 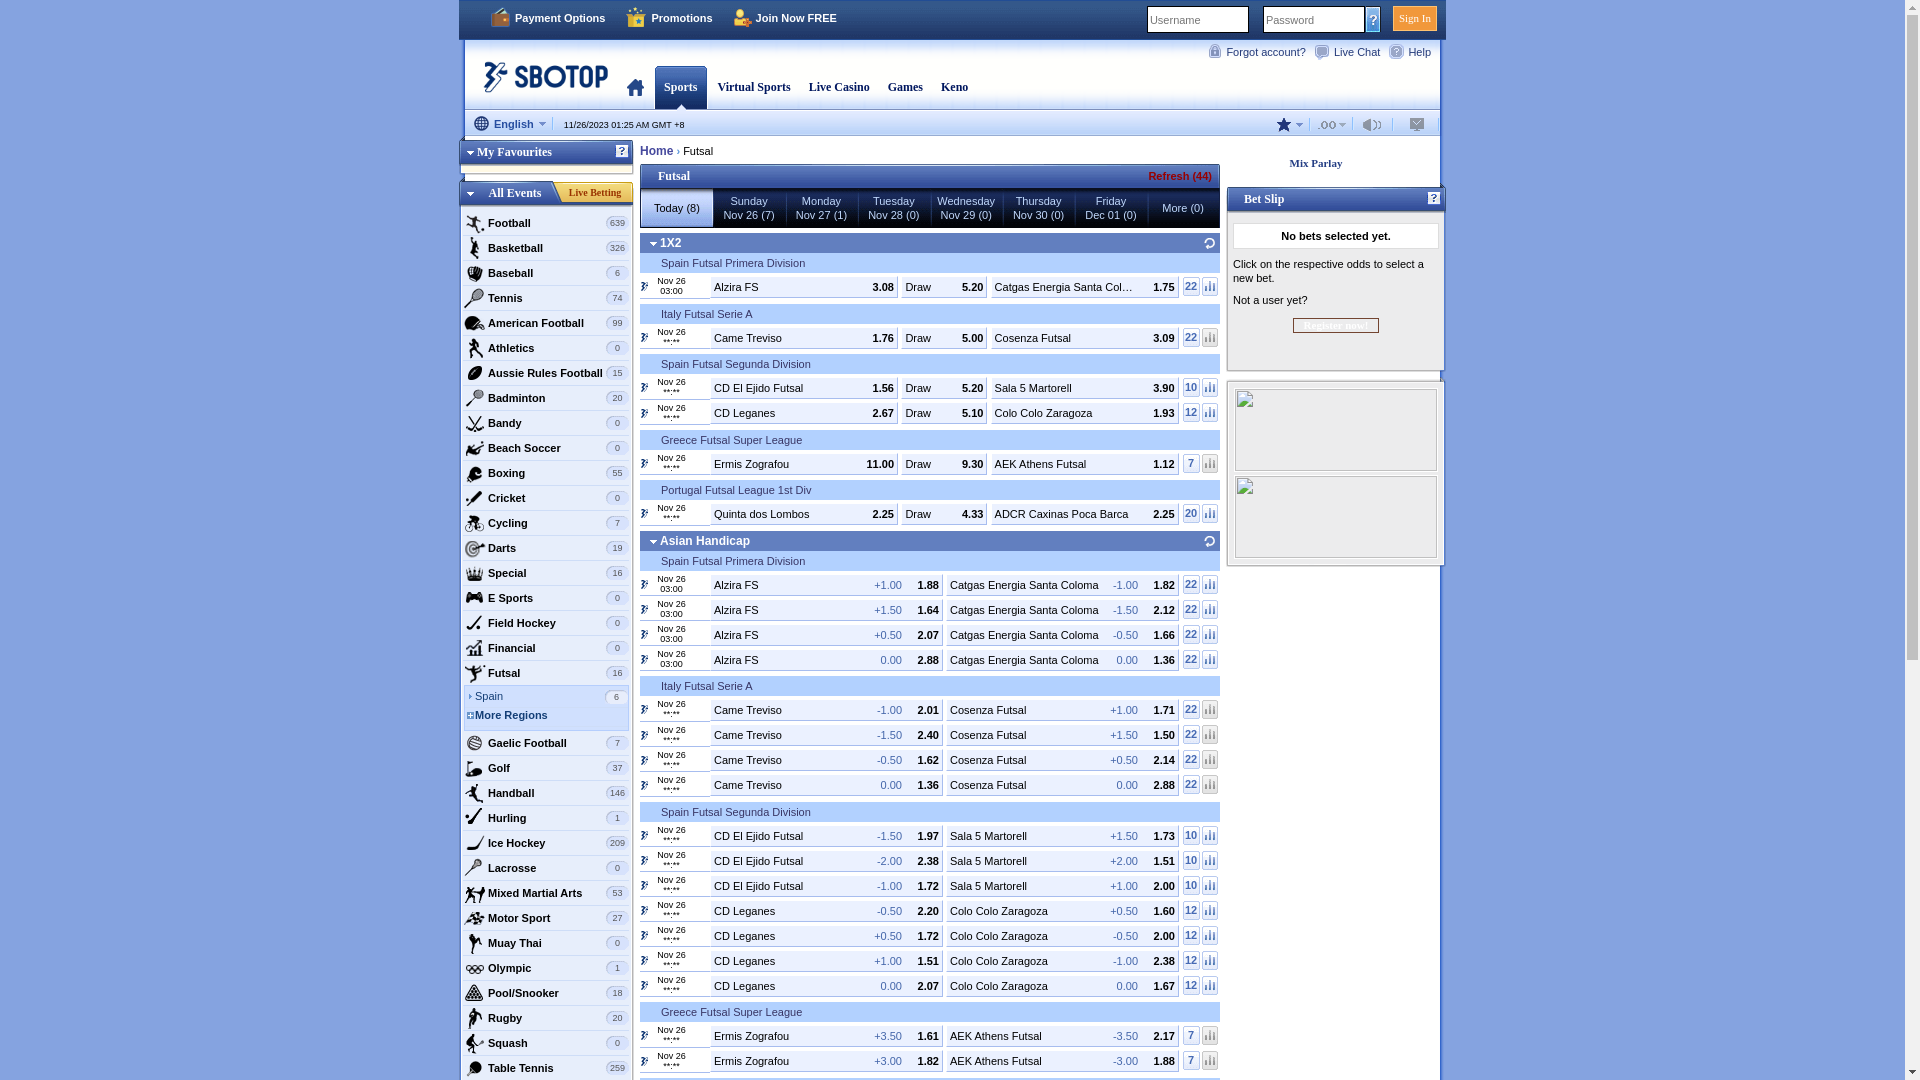 I want to click on '1.51, so click(x=1061, y=859).